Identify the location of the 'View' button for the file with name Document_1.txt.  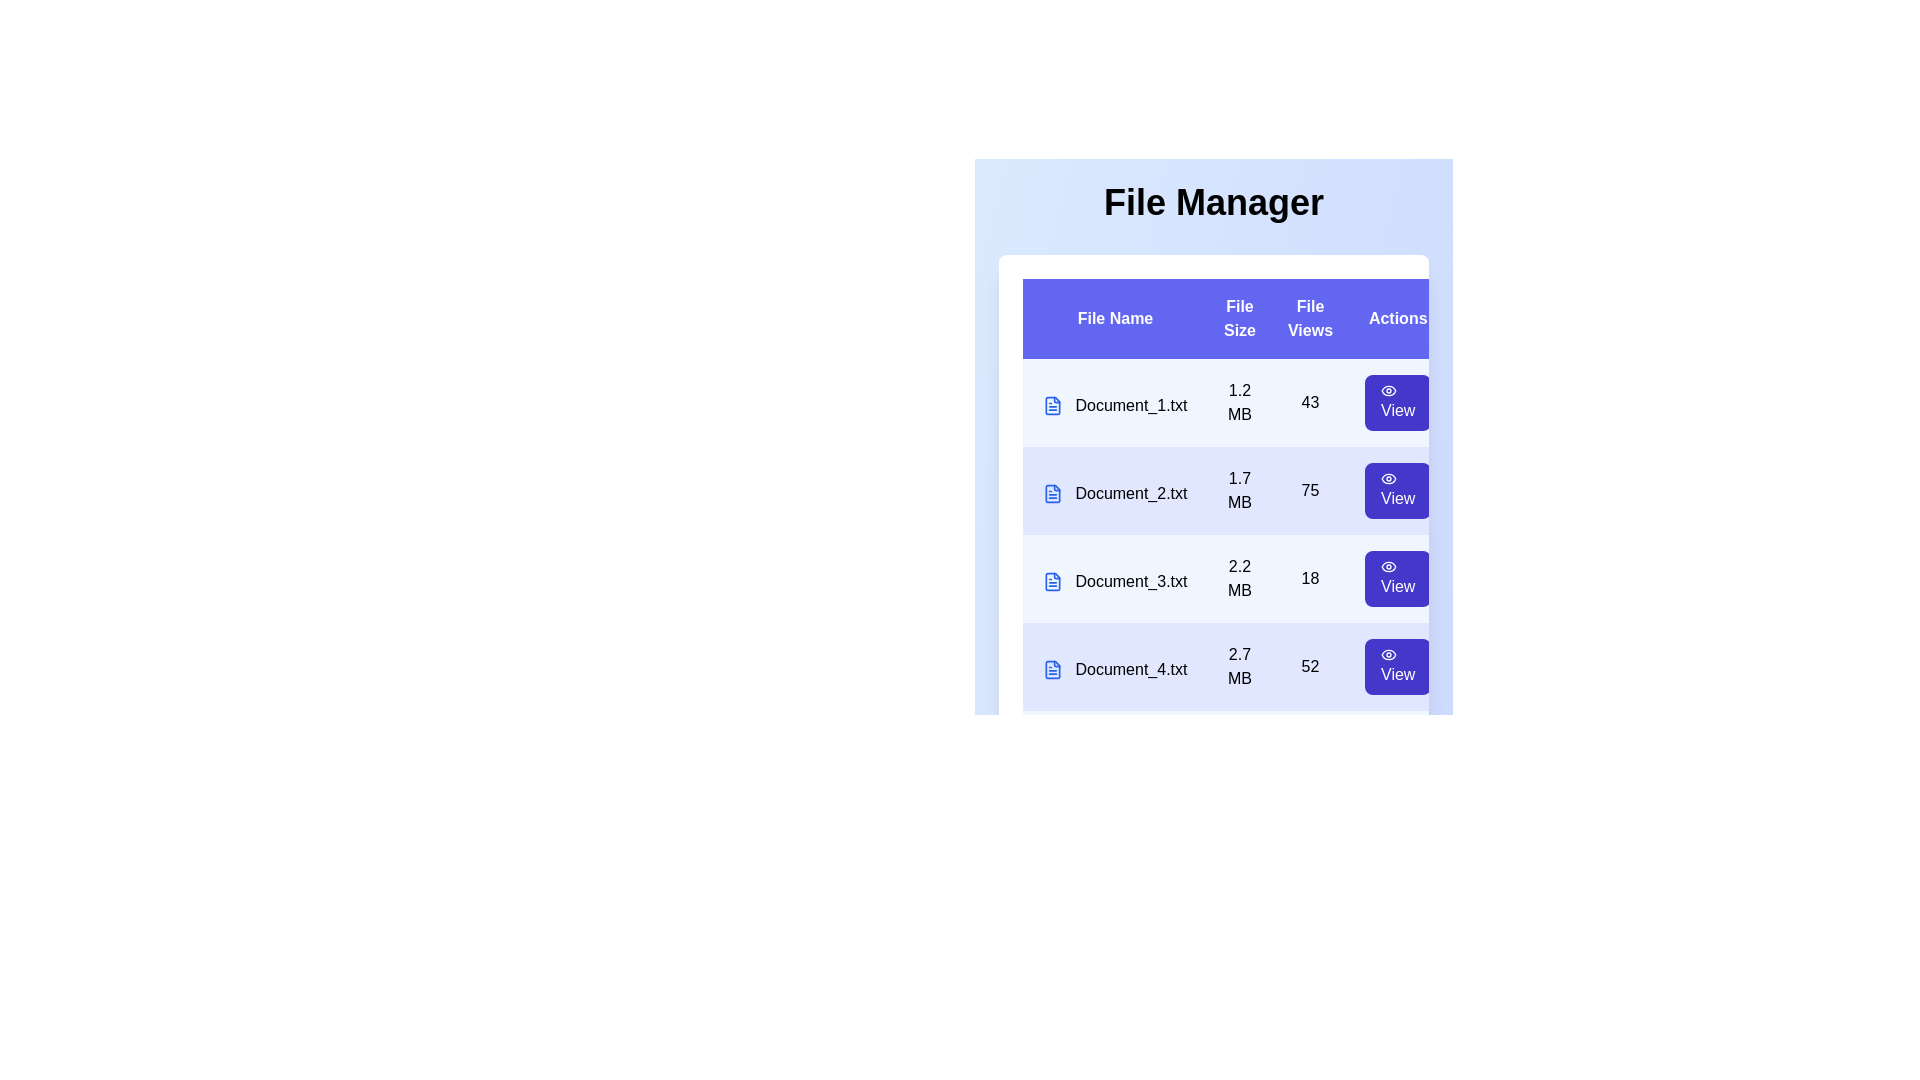
(1396, 402).